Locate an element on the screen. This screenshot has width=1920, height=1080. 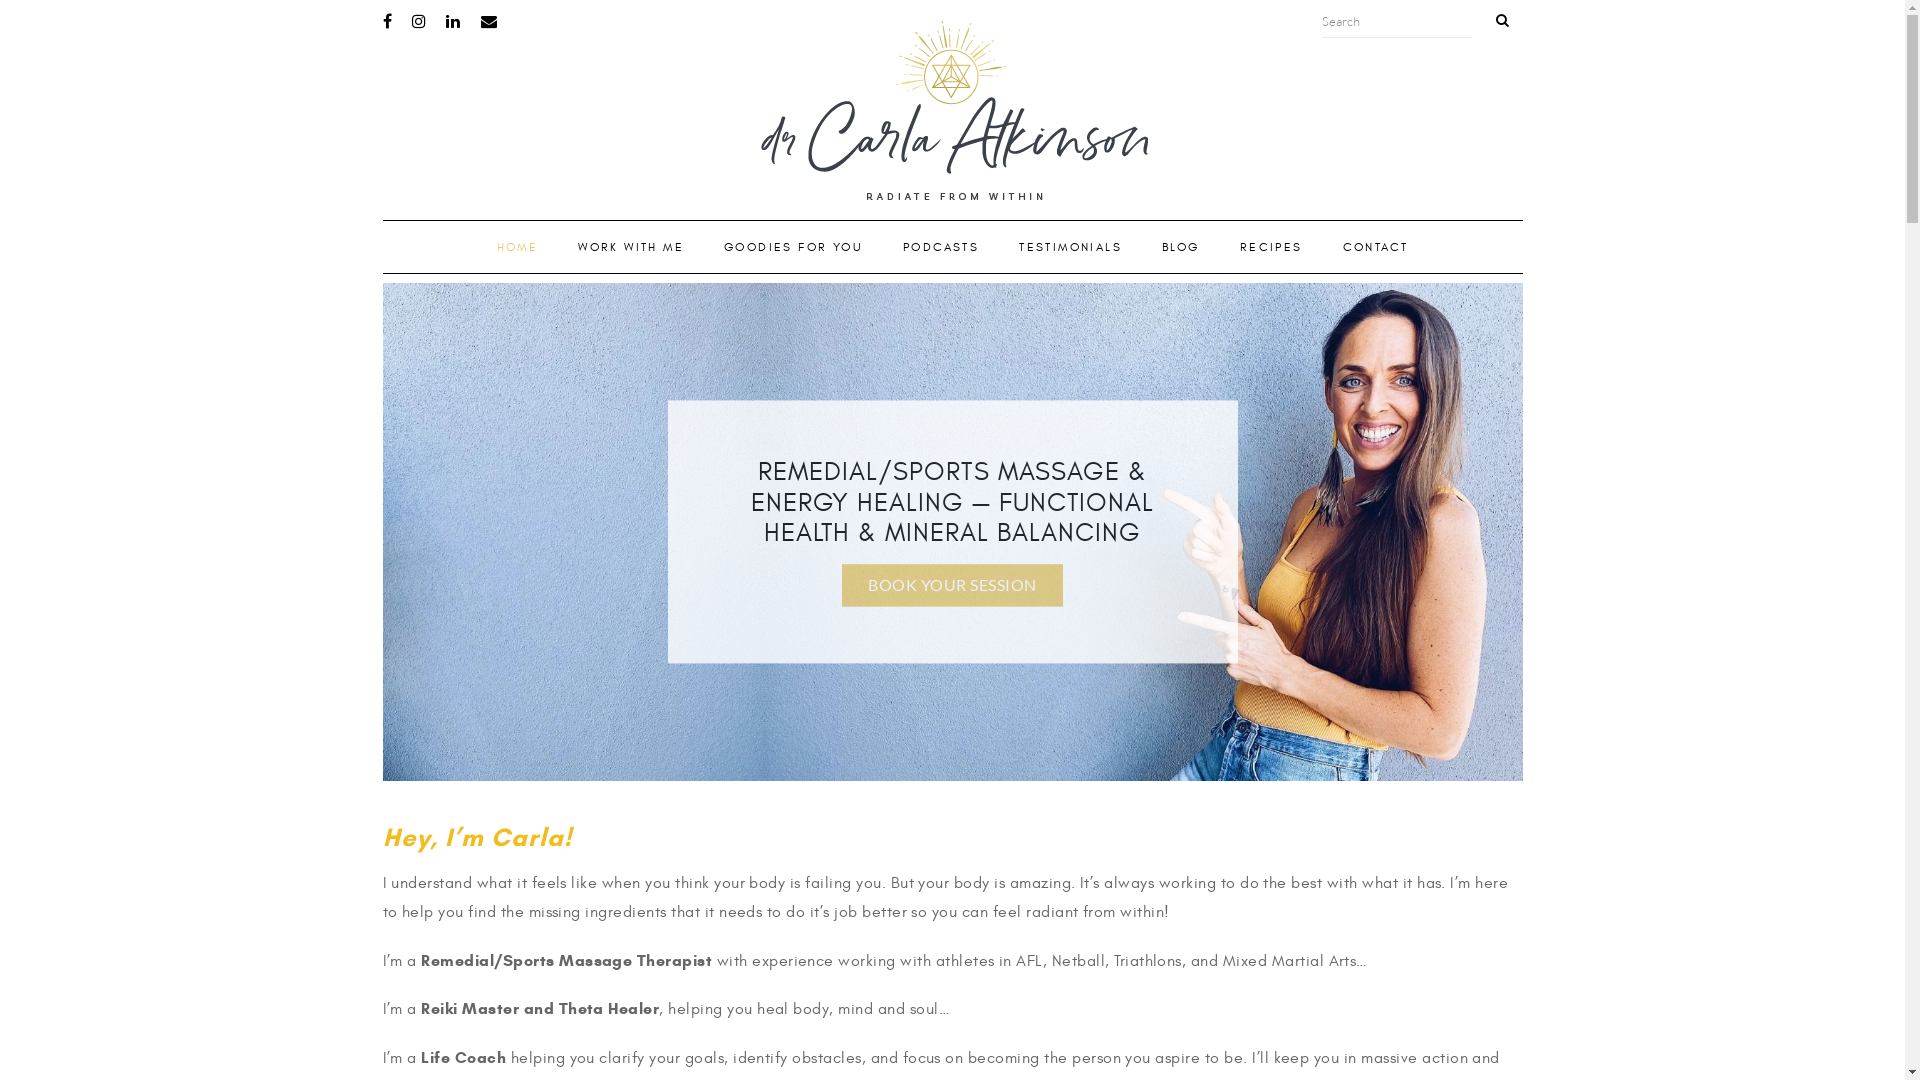
'RECIPES' is located at coordinates (1218, 245).